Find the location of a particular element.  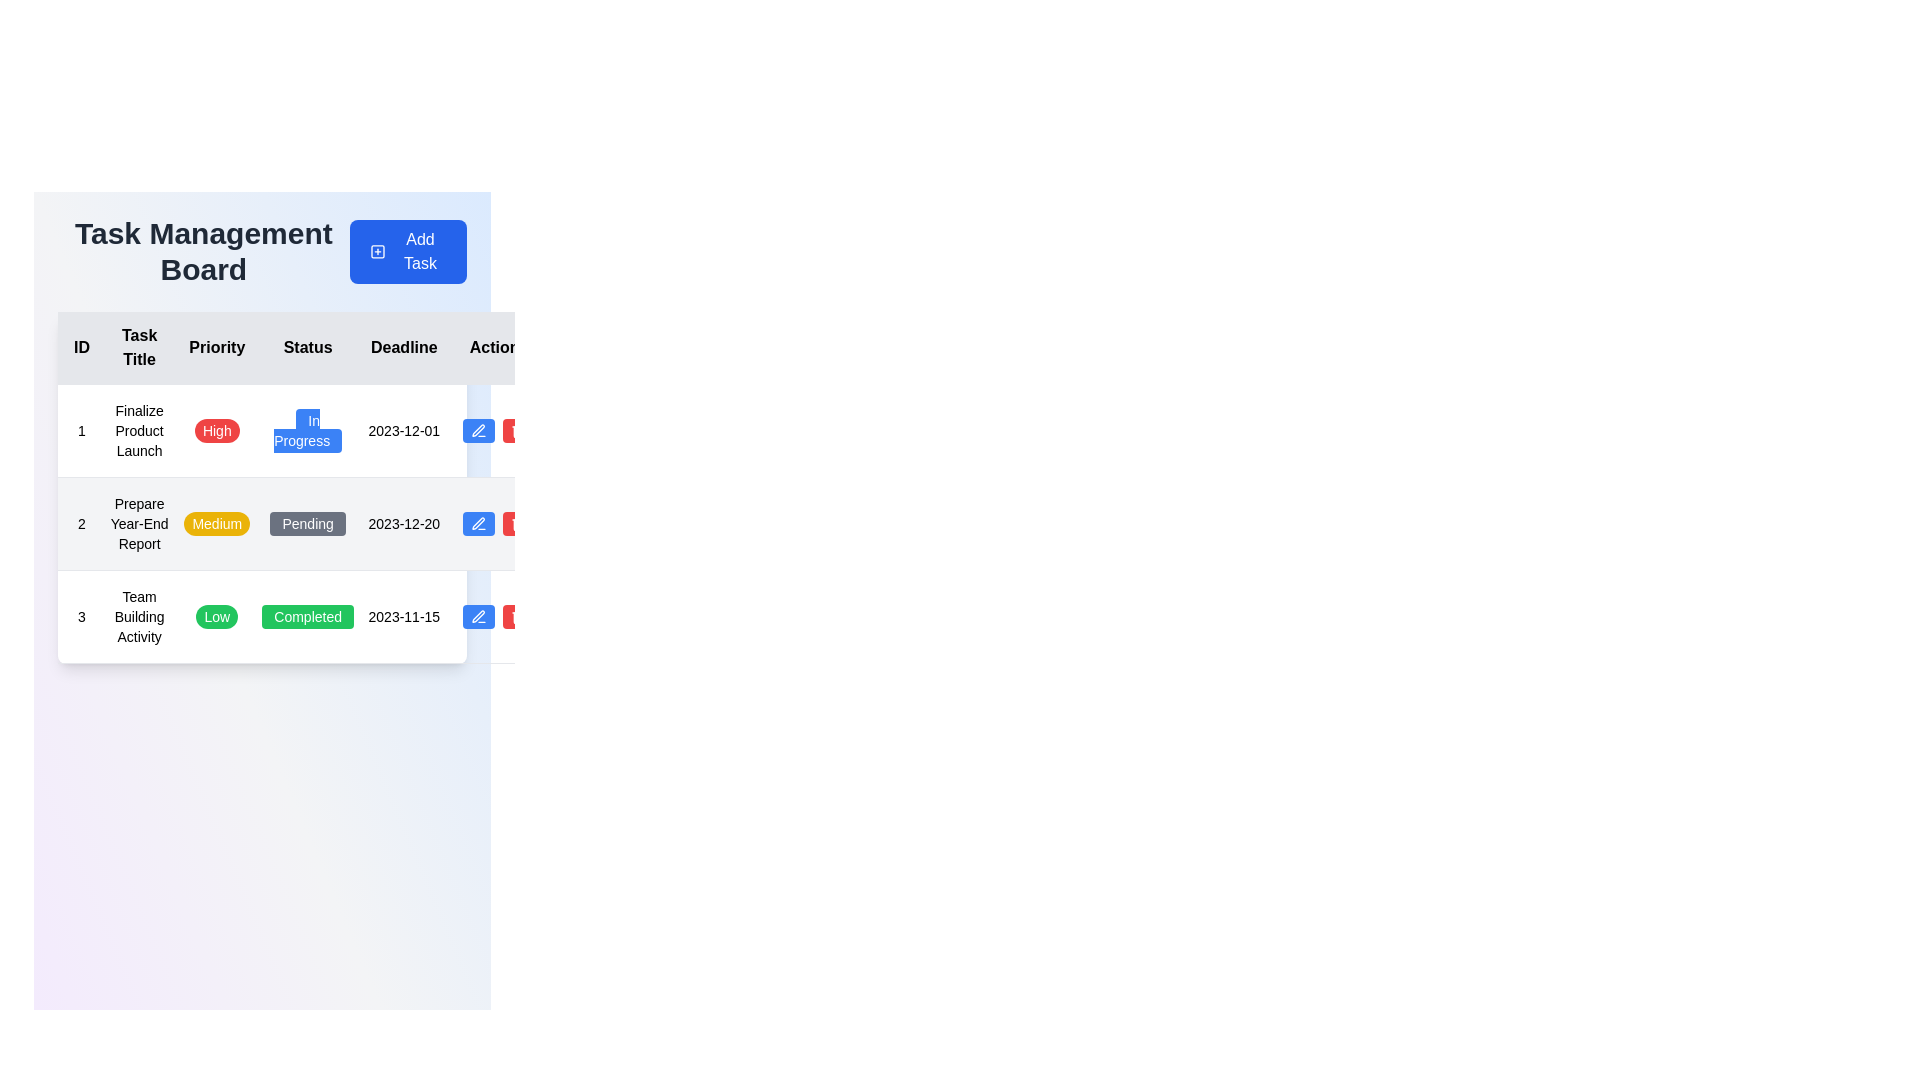

text from the Table Cell displaying 'Finalize Product Launch' under the 'Task Title' column is located at coordinates (138, 430).